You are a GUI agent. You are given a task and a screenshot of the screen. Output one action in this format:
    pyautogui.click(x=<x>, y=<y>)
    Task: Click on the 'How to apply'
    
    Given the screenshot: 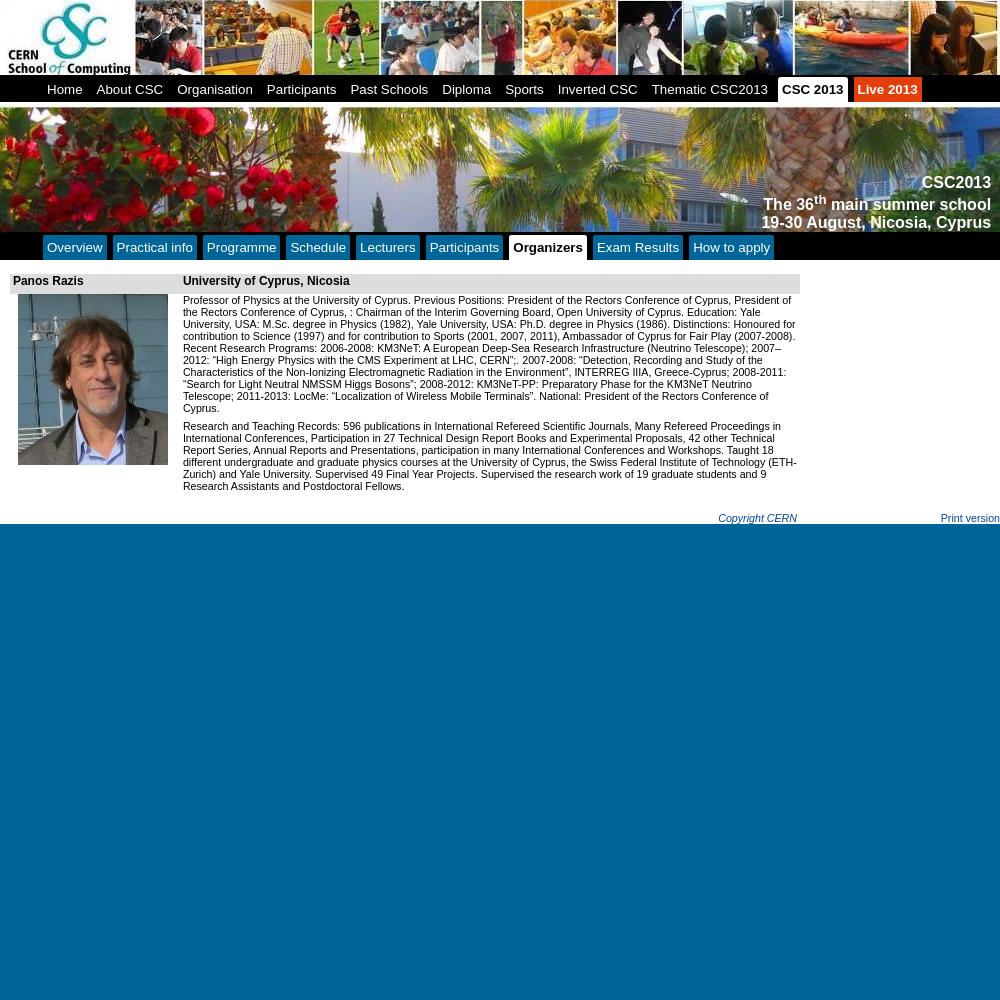 What is the action you would take?
    pyautogui.click(x=730, y=246)
    